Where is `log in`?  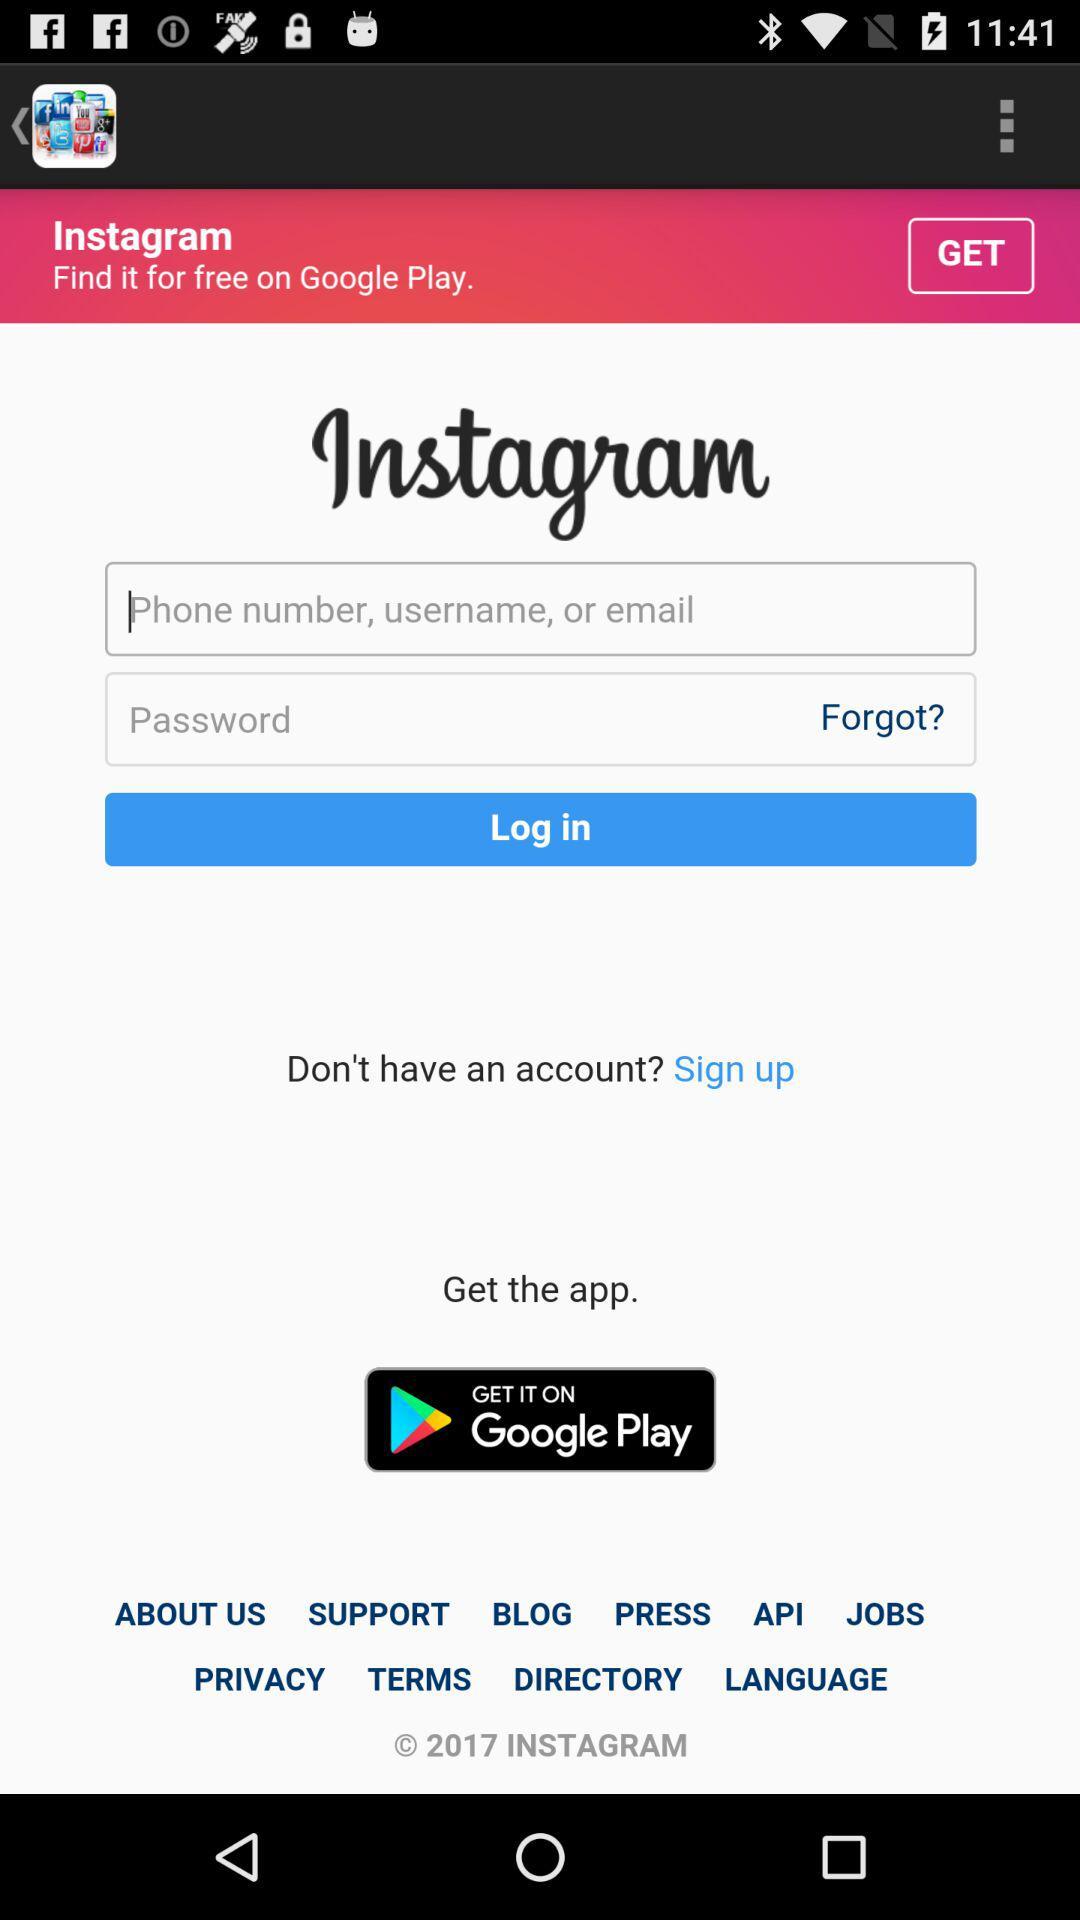
log in is located at coordinates (540, 991).